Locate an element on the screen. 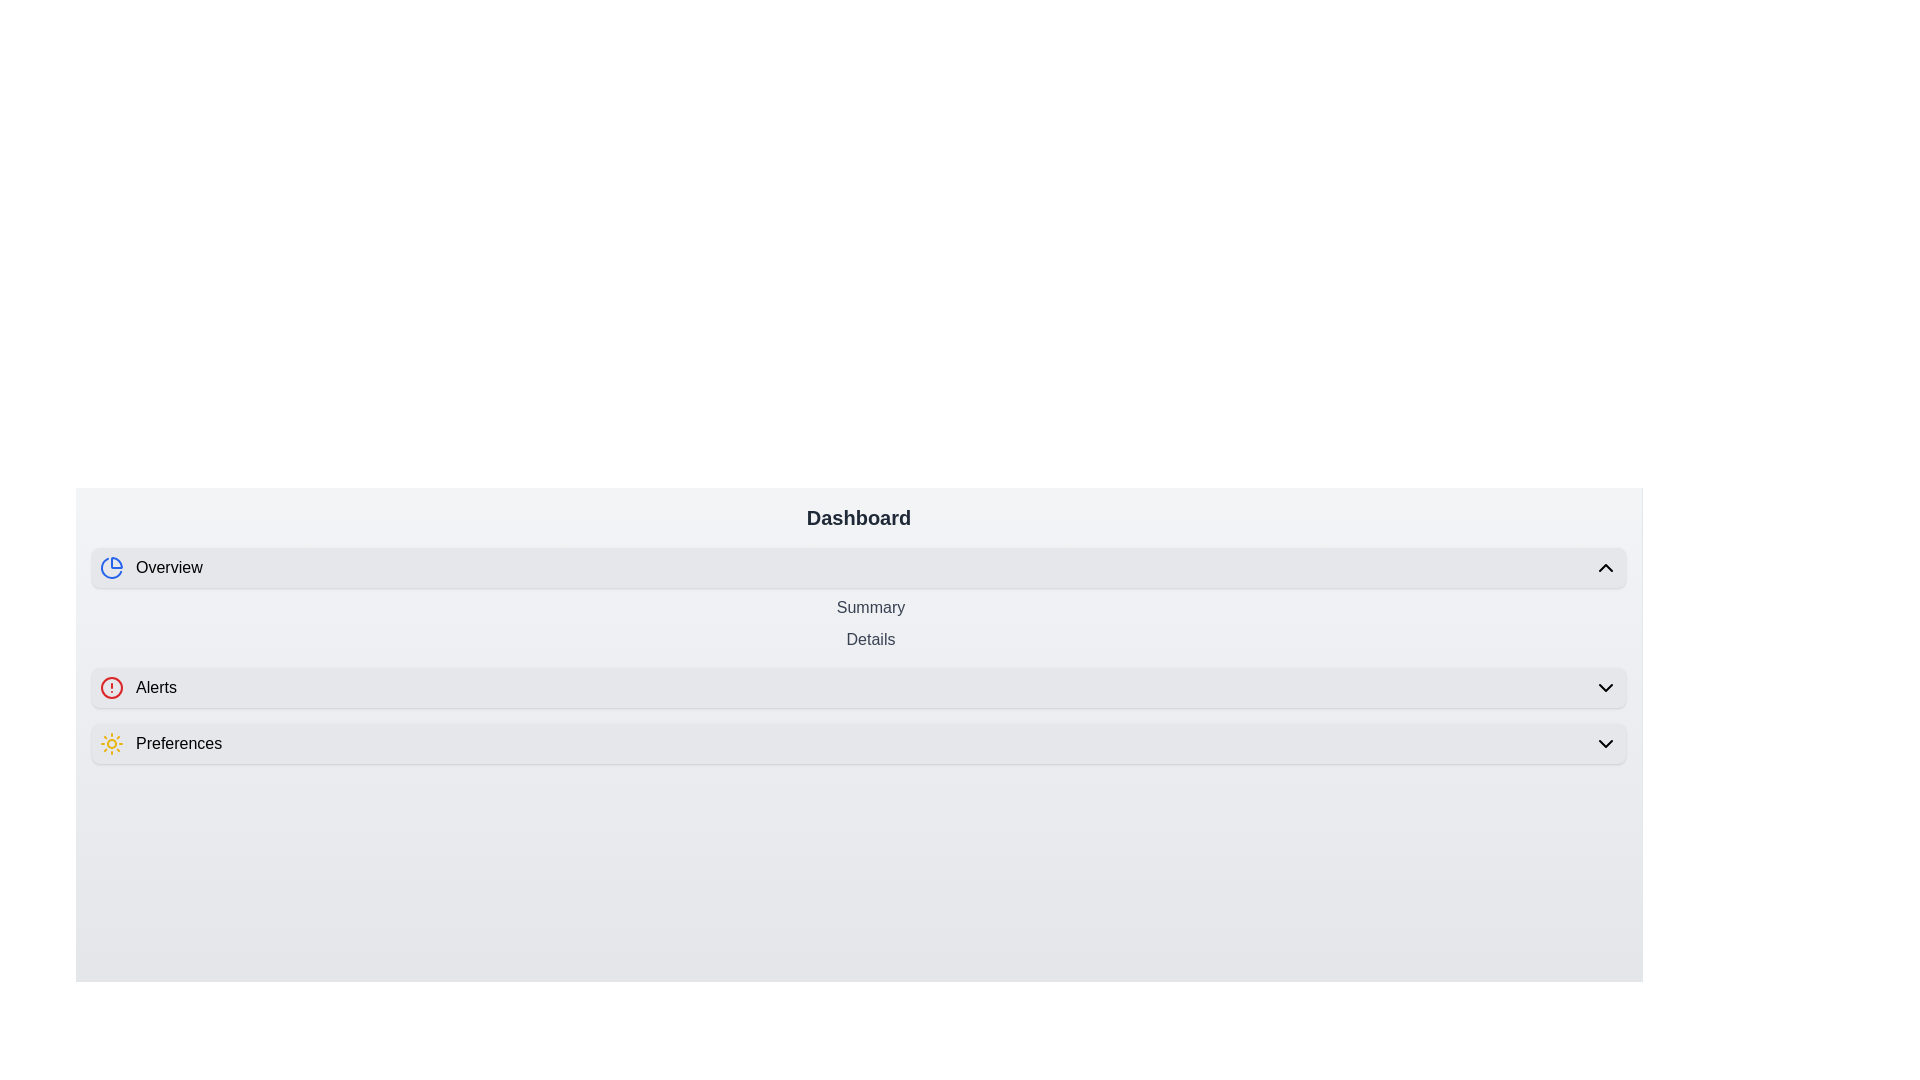  the downward-pointing chevron icon next to the 'Preferences' label is located at coordinates (1606, 744).